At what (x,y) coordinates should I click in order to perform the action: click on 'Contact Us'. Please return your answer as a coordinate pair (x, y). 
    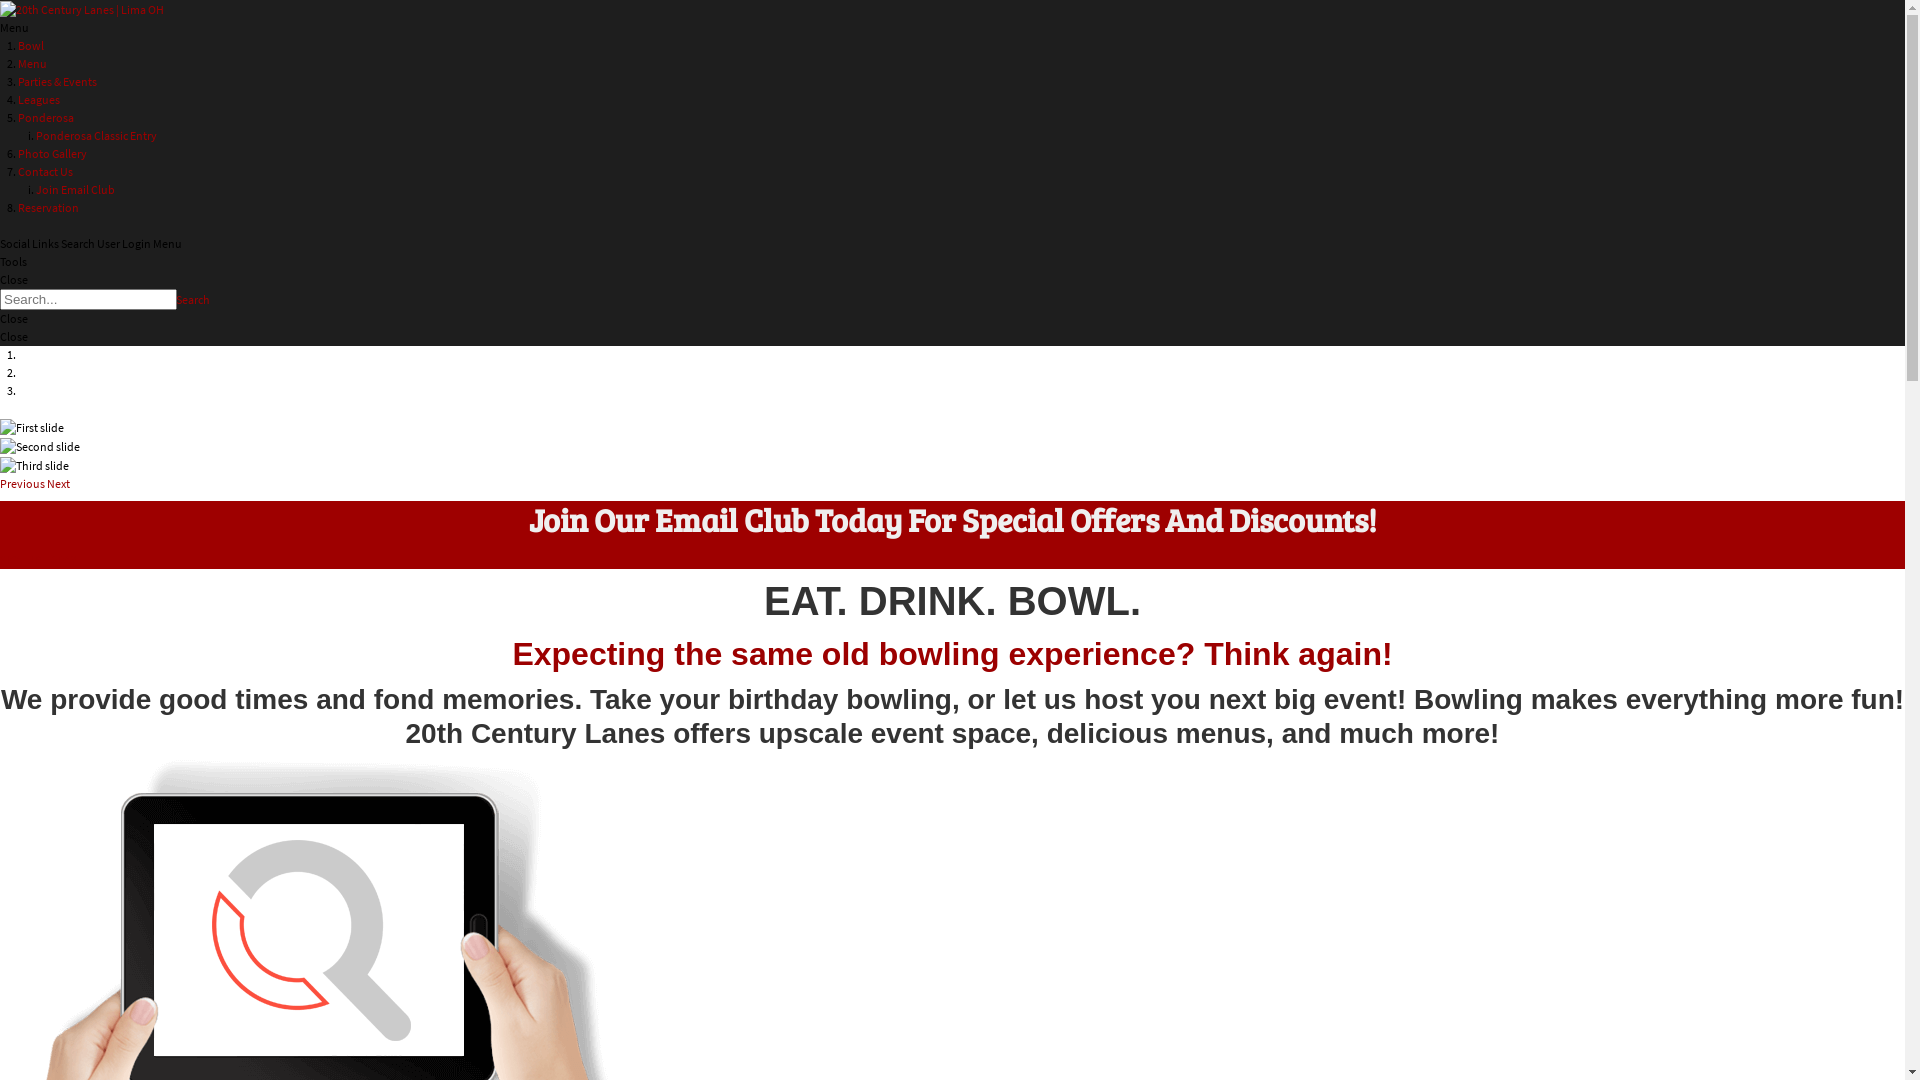
    Looking at the image, I should click on (45, 170).